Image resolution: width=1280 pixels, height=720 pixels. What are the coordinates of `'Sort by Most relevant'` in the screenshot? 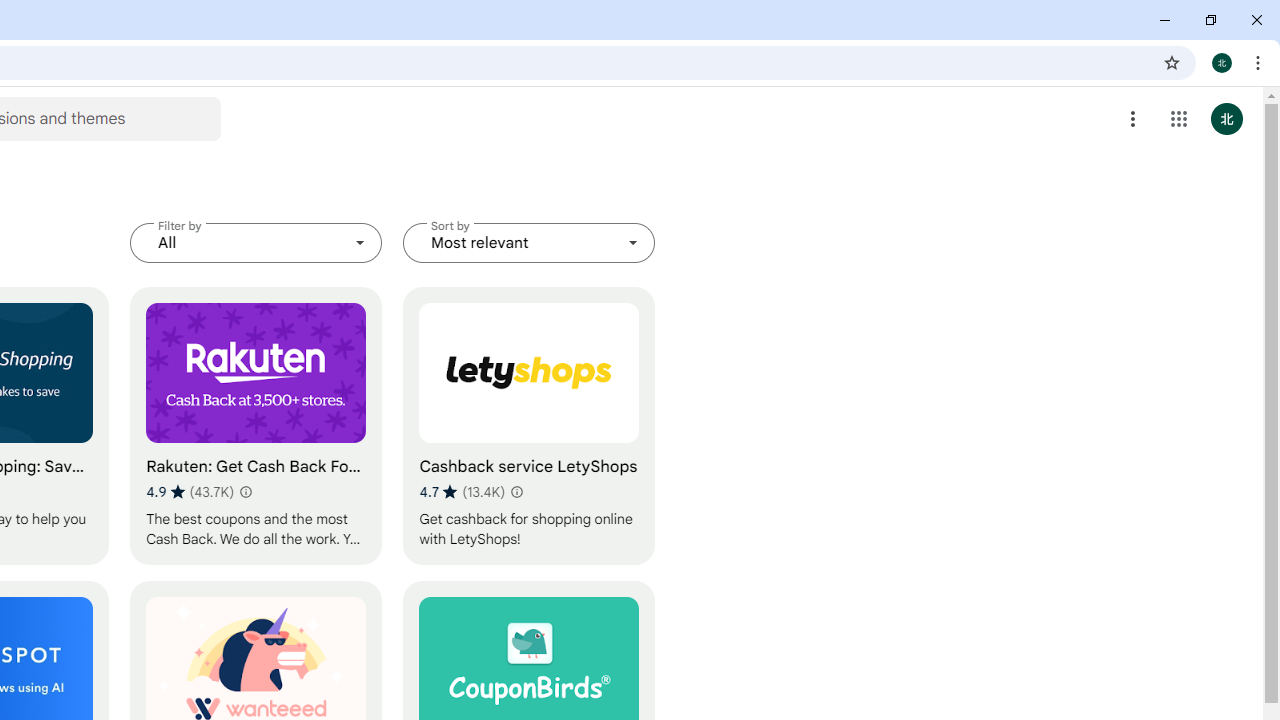 It's located at (529, 242).